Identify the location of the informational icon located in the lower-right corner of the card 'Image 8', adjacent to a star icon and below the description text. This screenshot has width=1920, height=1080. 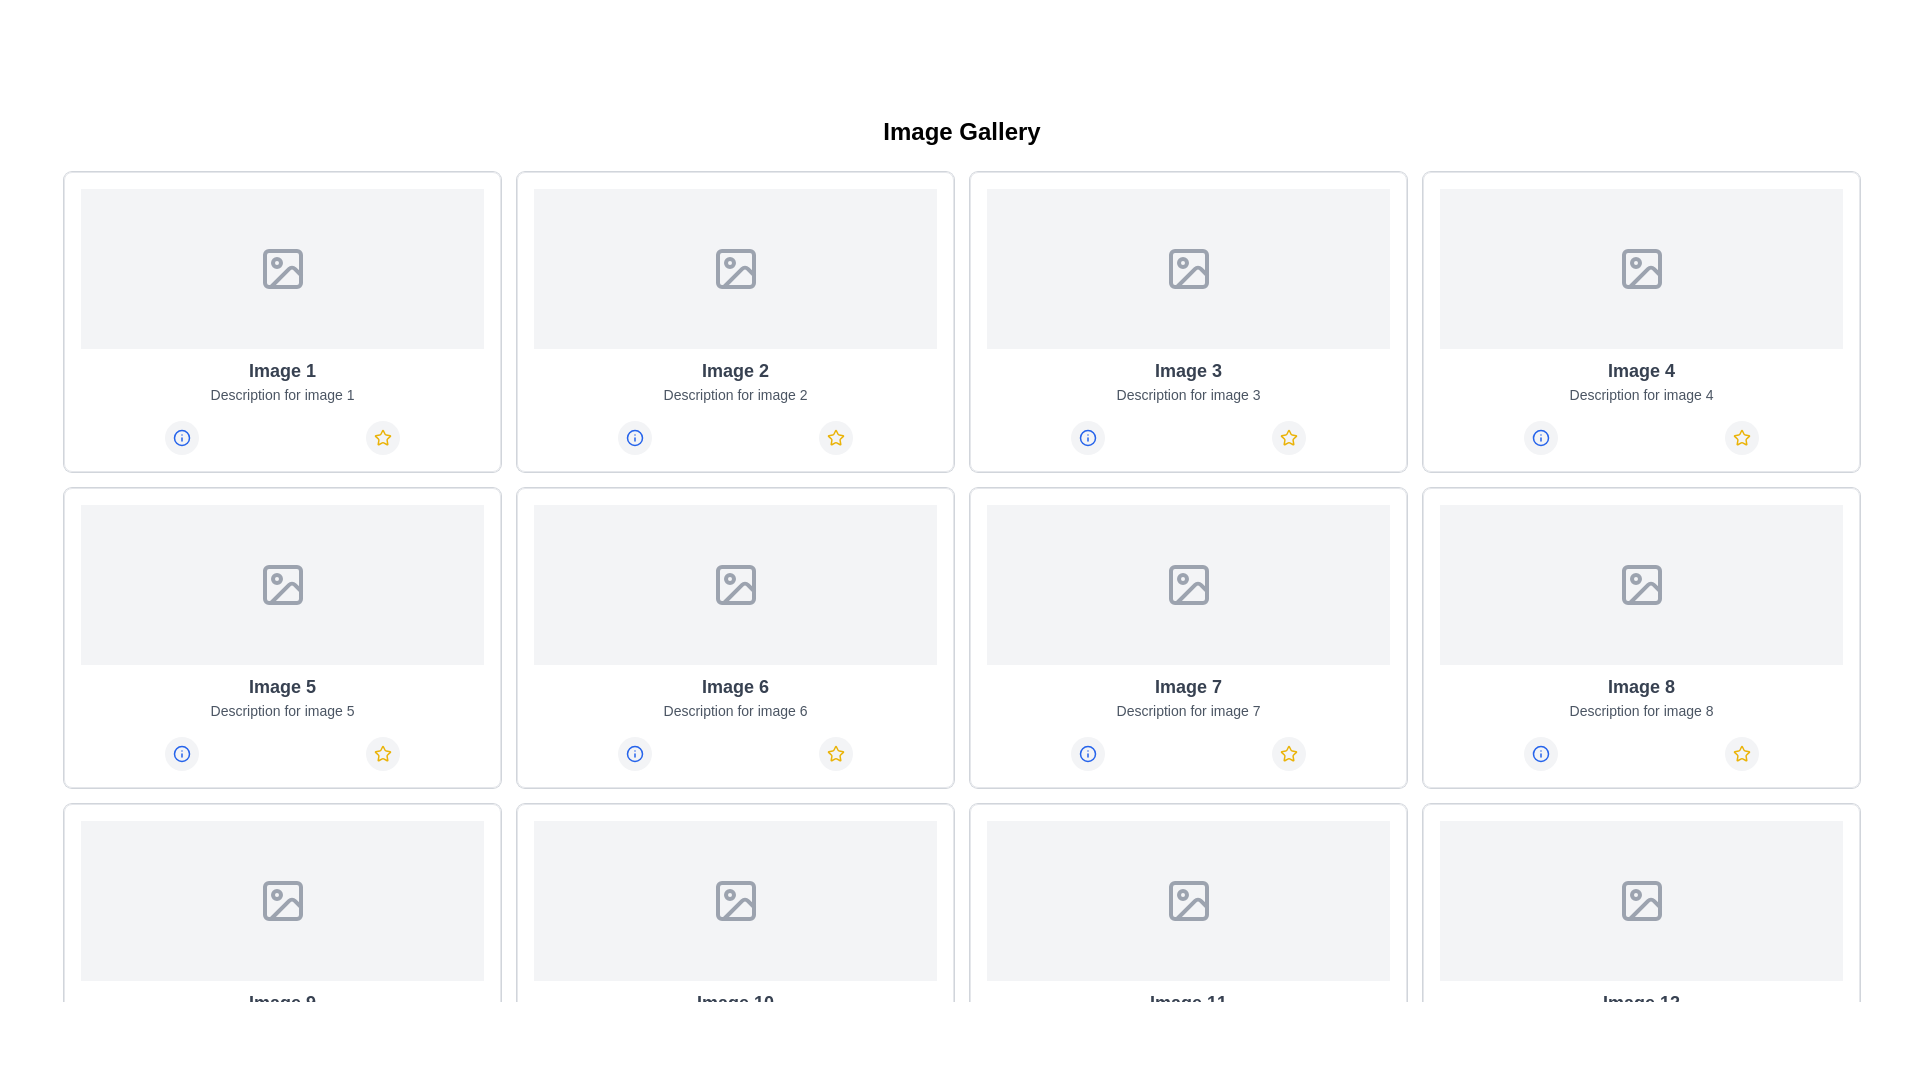
(1539, 753).